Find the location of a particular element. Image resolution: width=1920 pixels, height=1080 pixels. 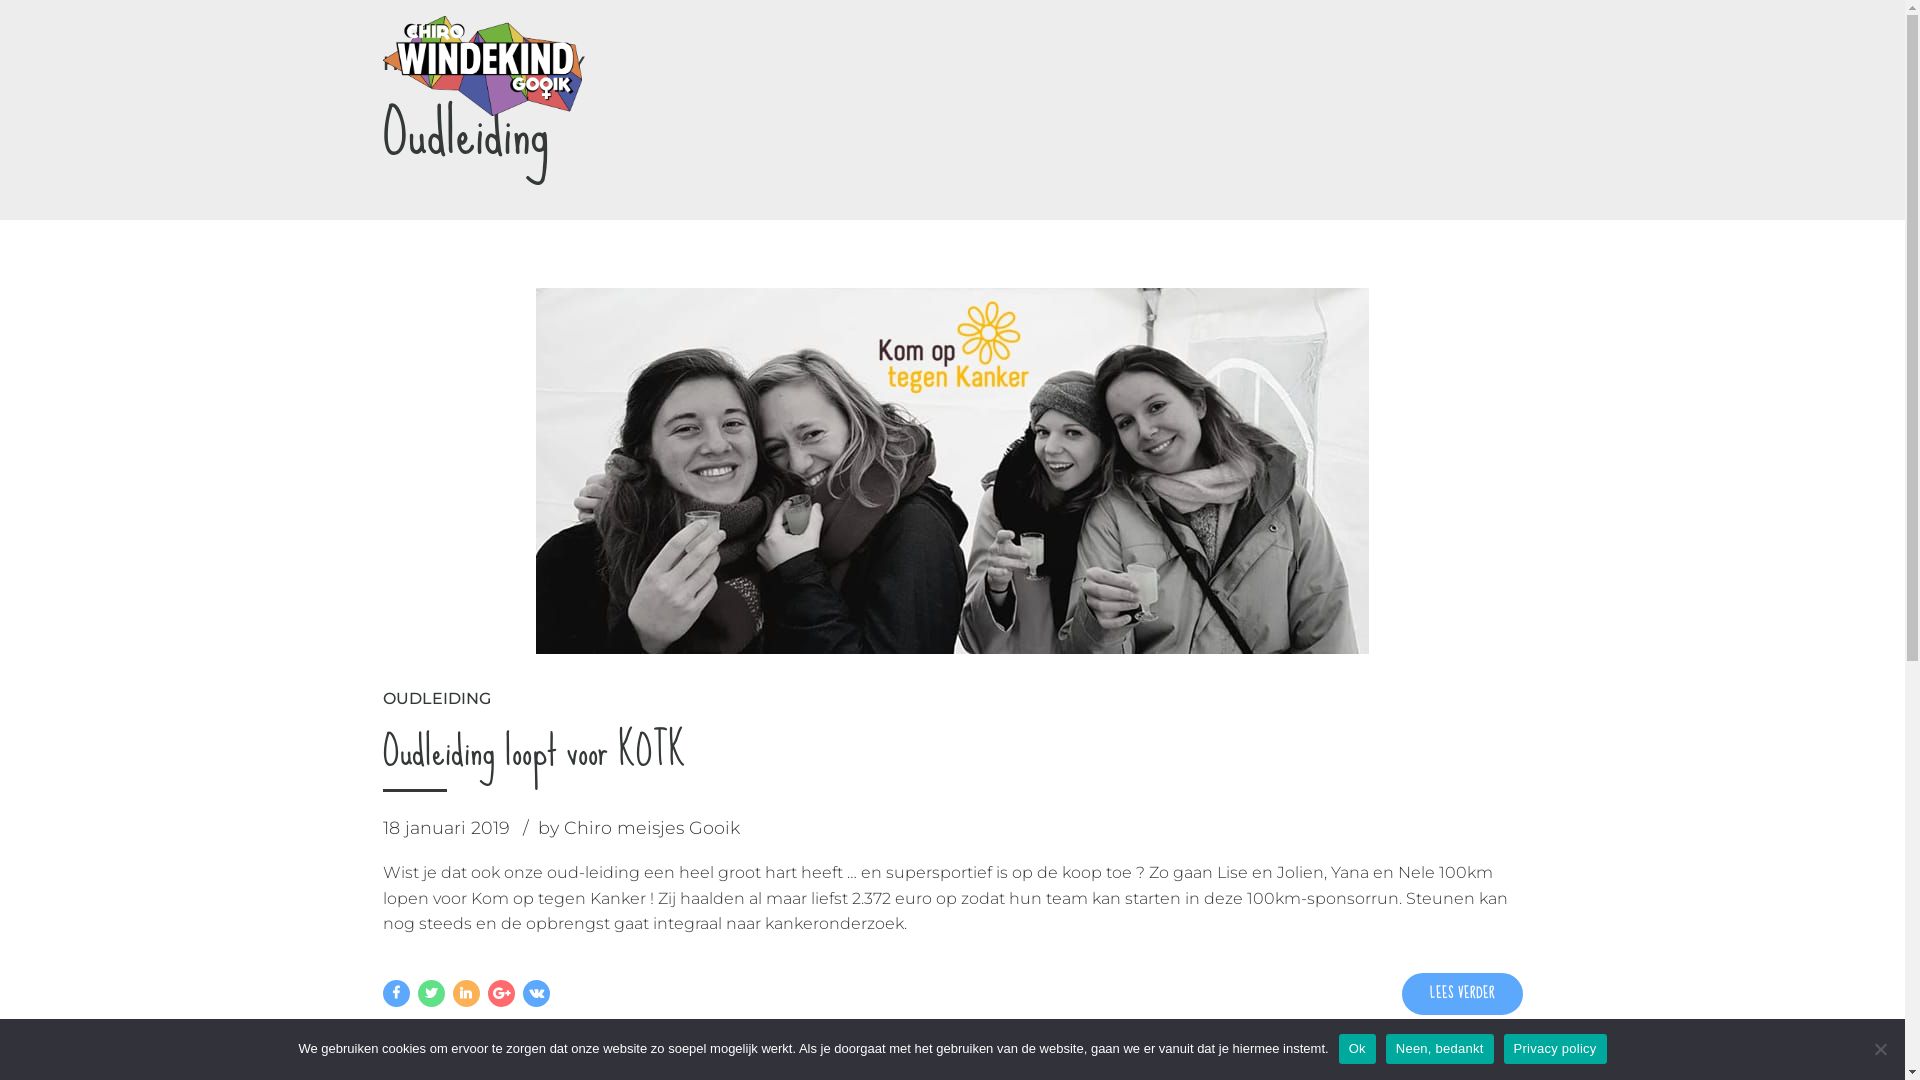

'by Chiro meisjes Gooik' is located at coordinates (537, 828).